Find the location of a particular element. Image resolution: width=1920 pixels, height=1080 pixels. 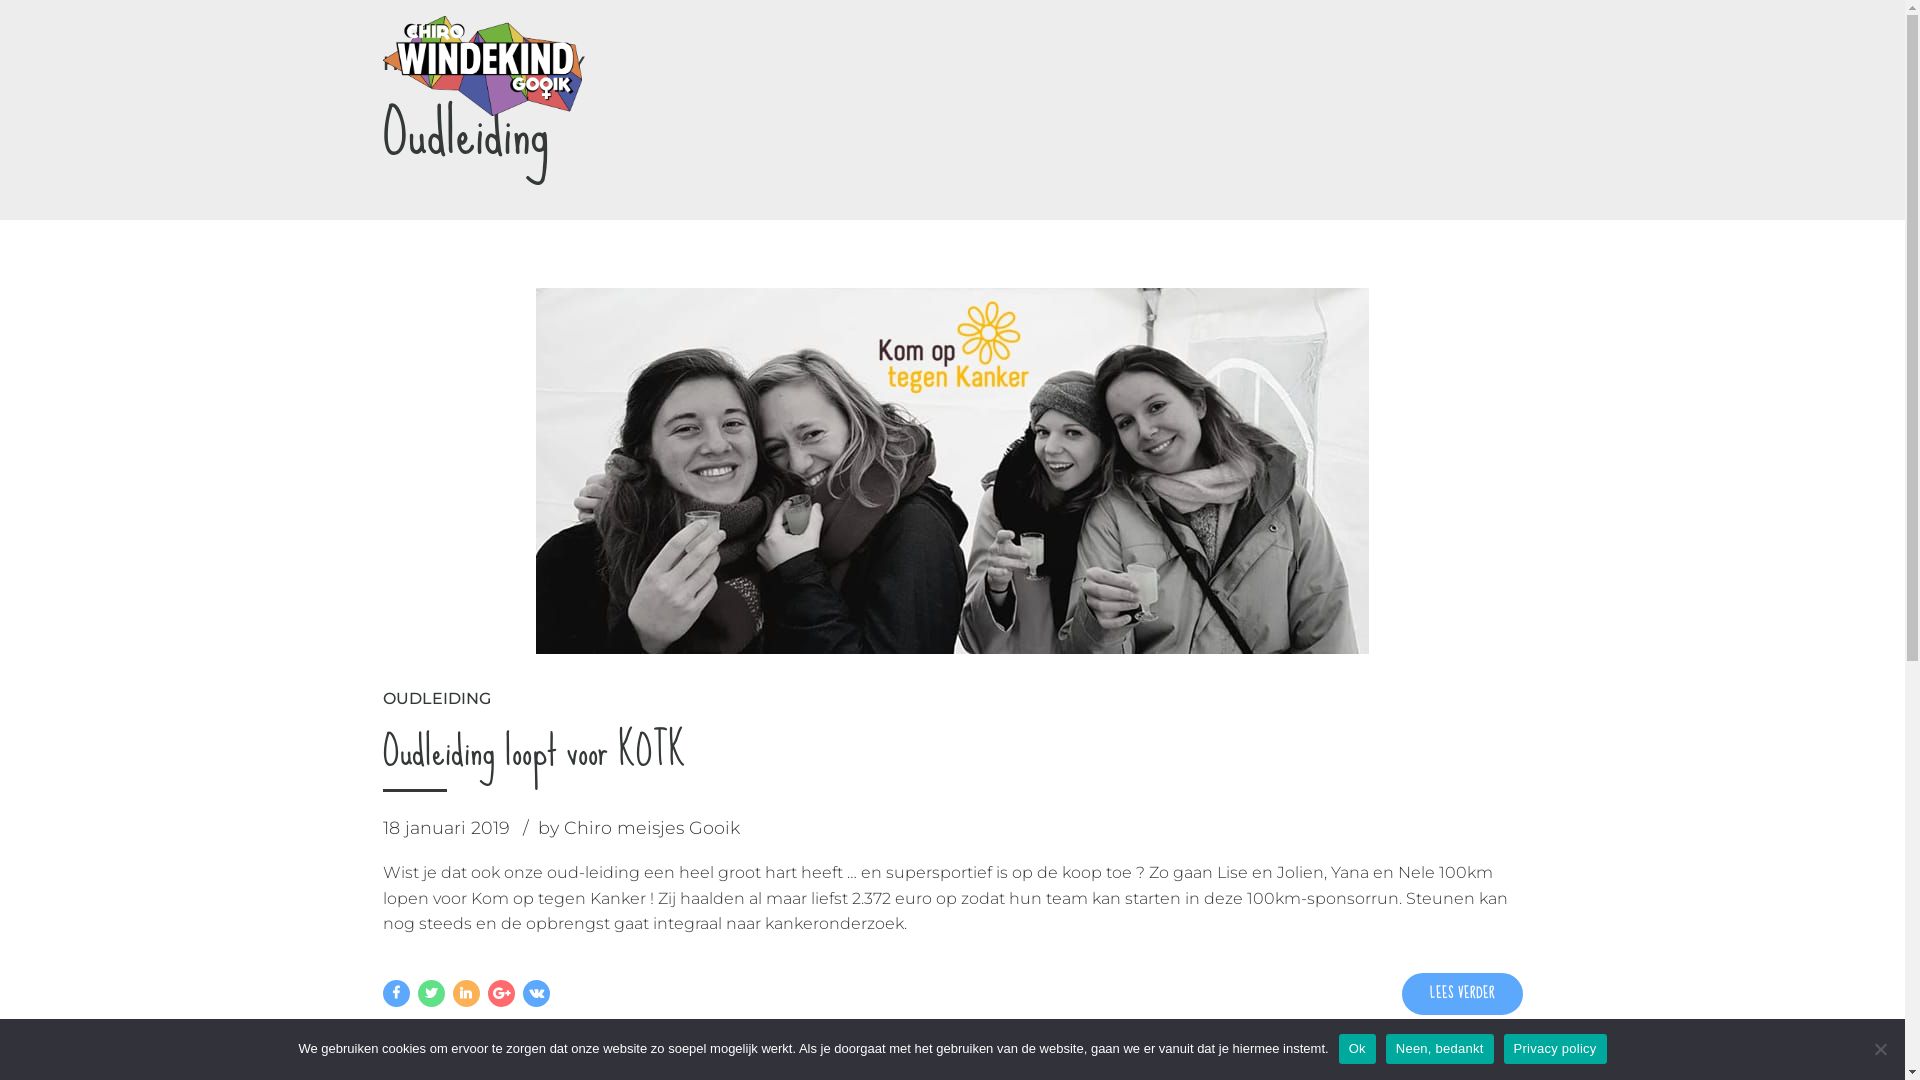

'by Chiro meisjes Gooik' is located at coordinates (537, 828).